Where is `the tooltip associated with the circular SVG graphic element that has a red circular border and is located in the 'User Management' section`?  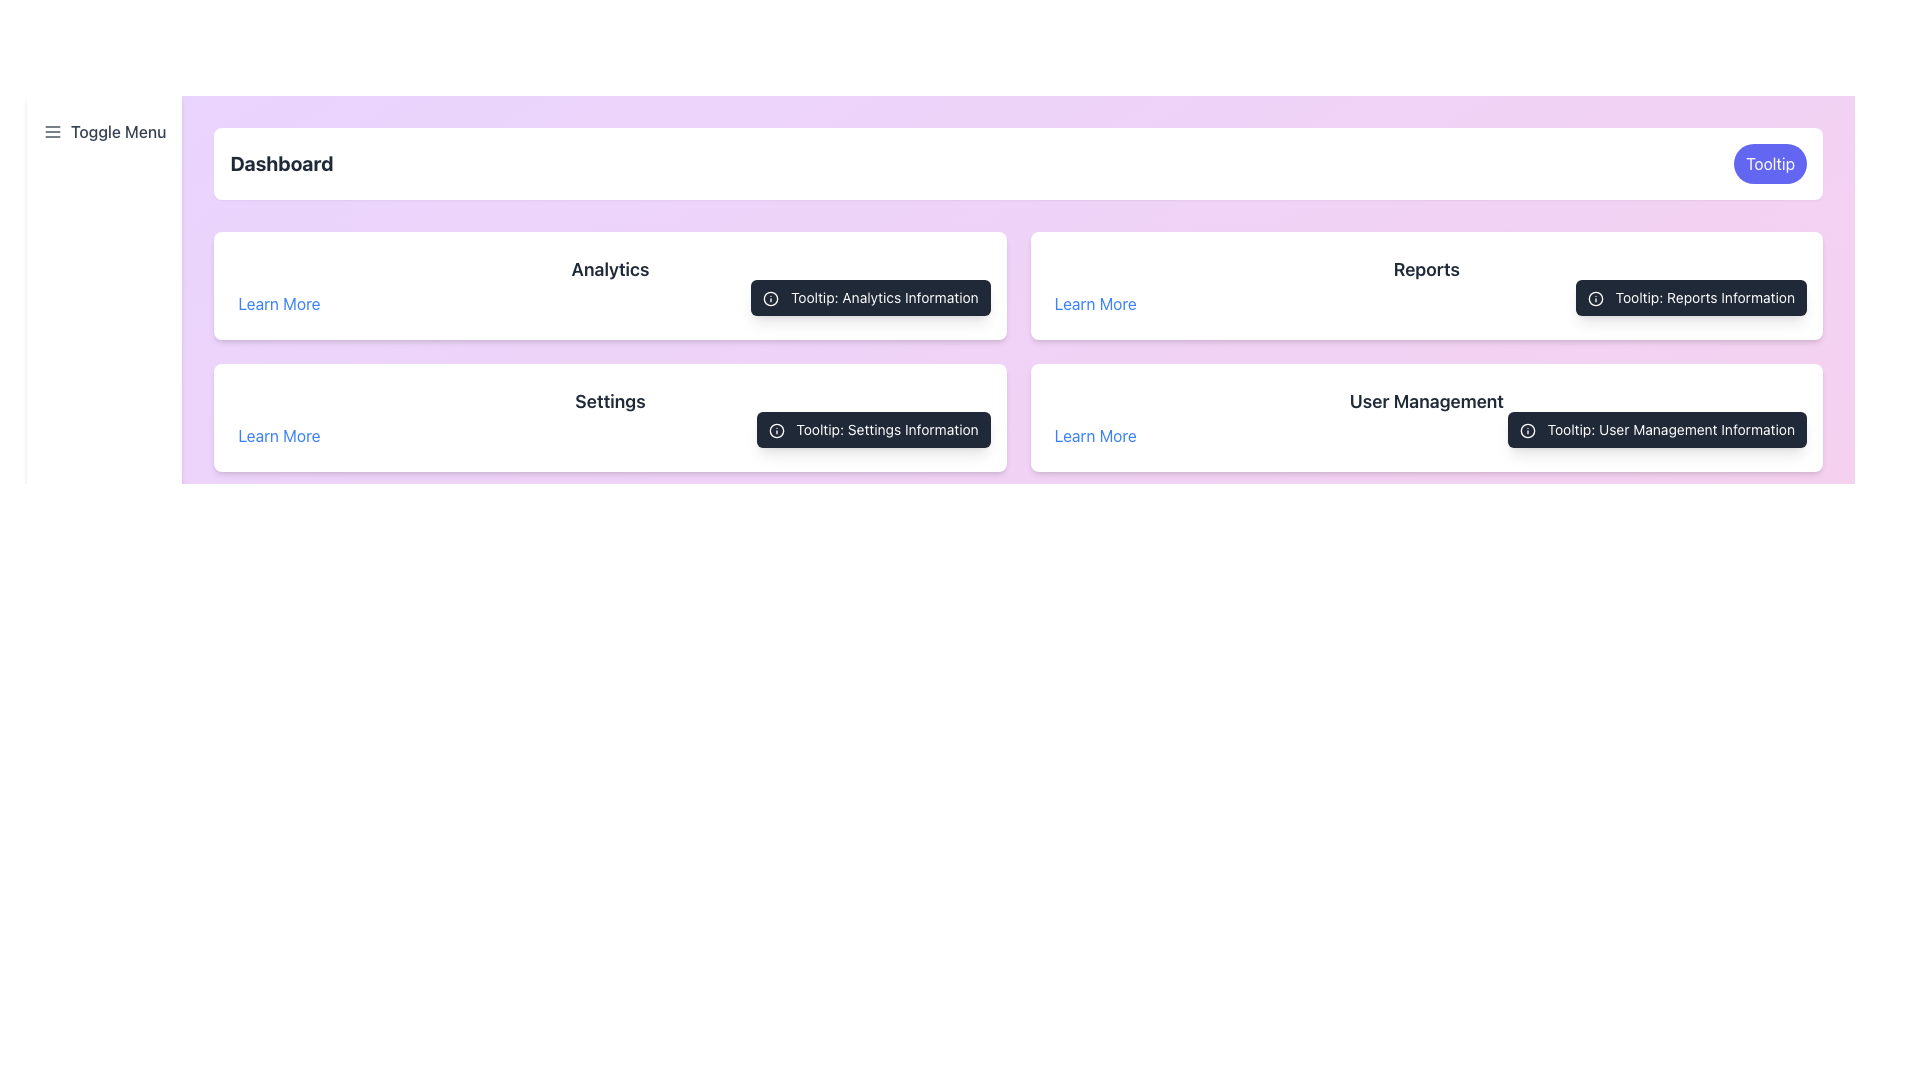
the tooltip associated with the circular SVG graphic element that has a red circular border and is located in the 'User Management' section is located at coordinates (1526, 430).